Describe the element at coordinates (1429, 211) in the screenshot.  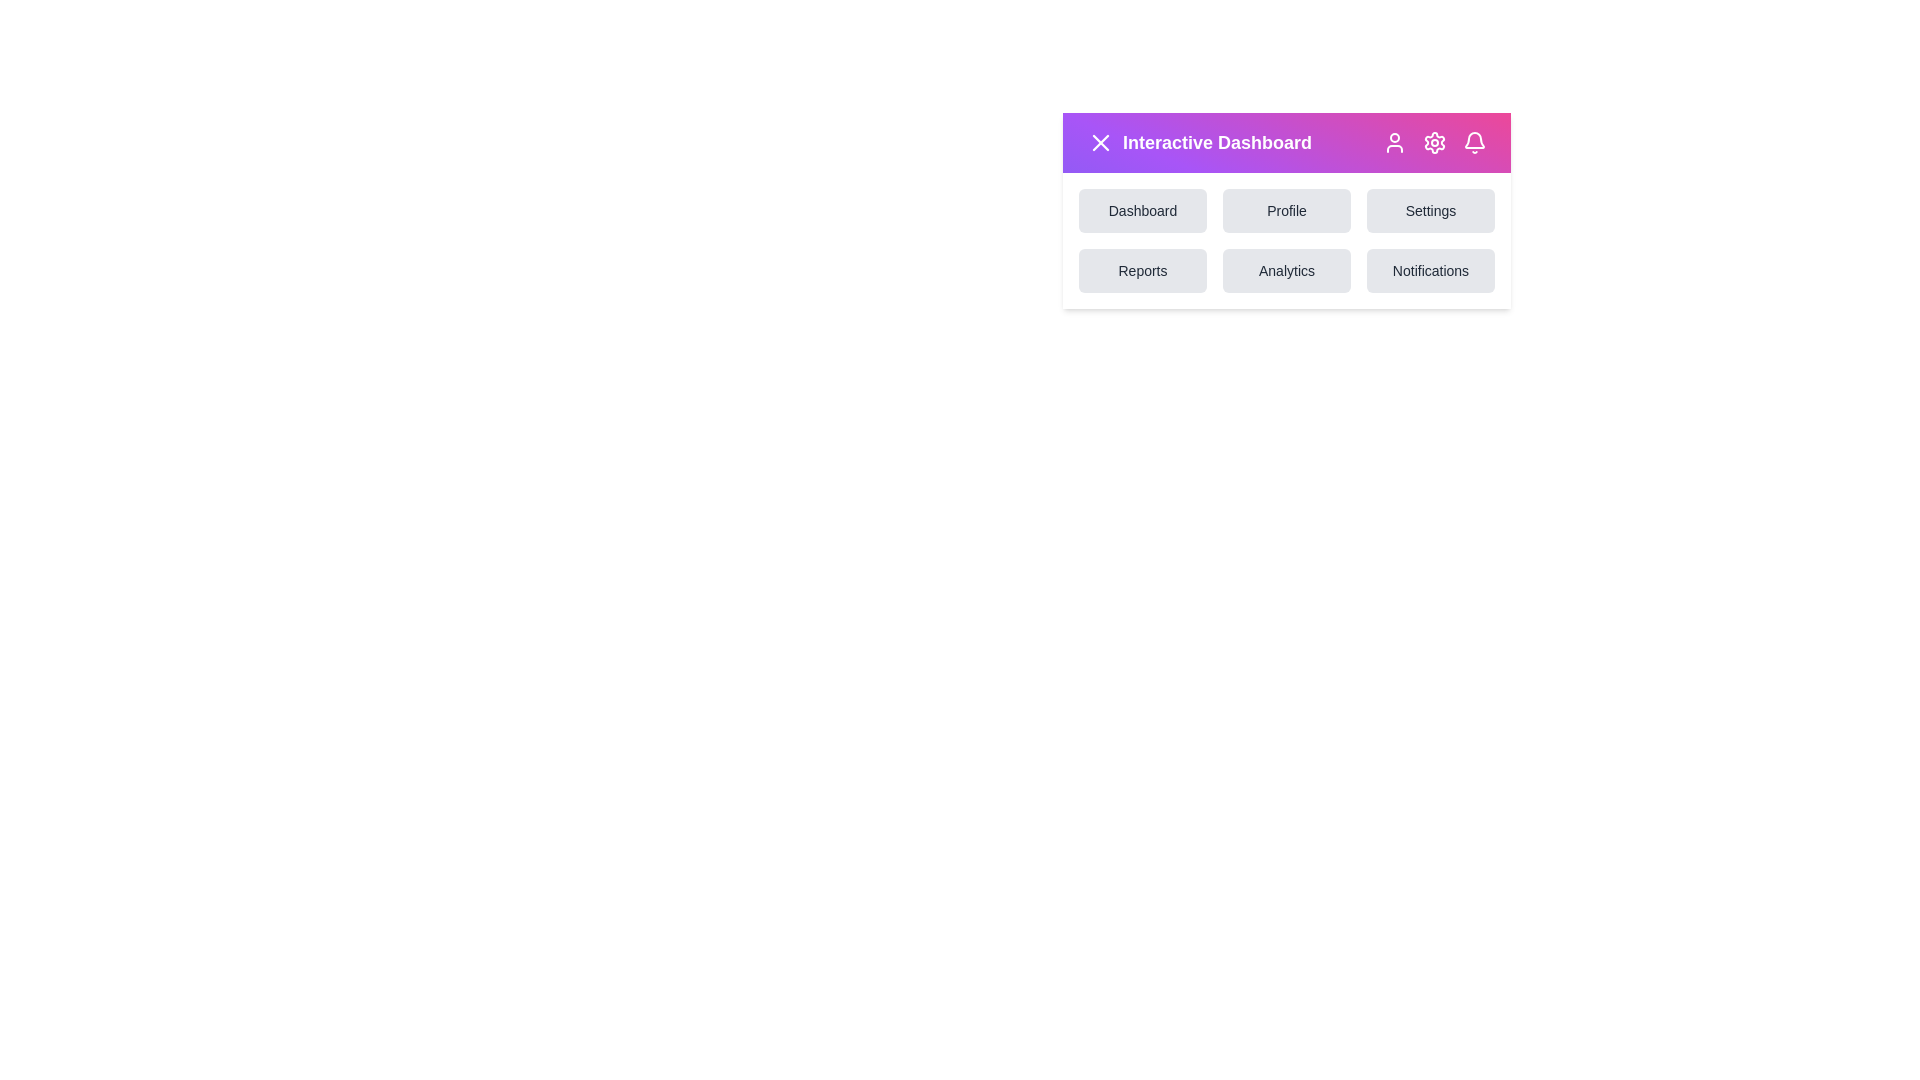
I see `the option Settings from the menu grid` at that location.